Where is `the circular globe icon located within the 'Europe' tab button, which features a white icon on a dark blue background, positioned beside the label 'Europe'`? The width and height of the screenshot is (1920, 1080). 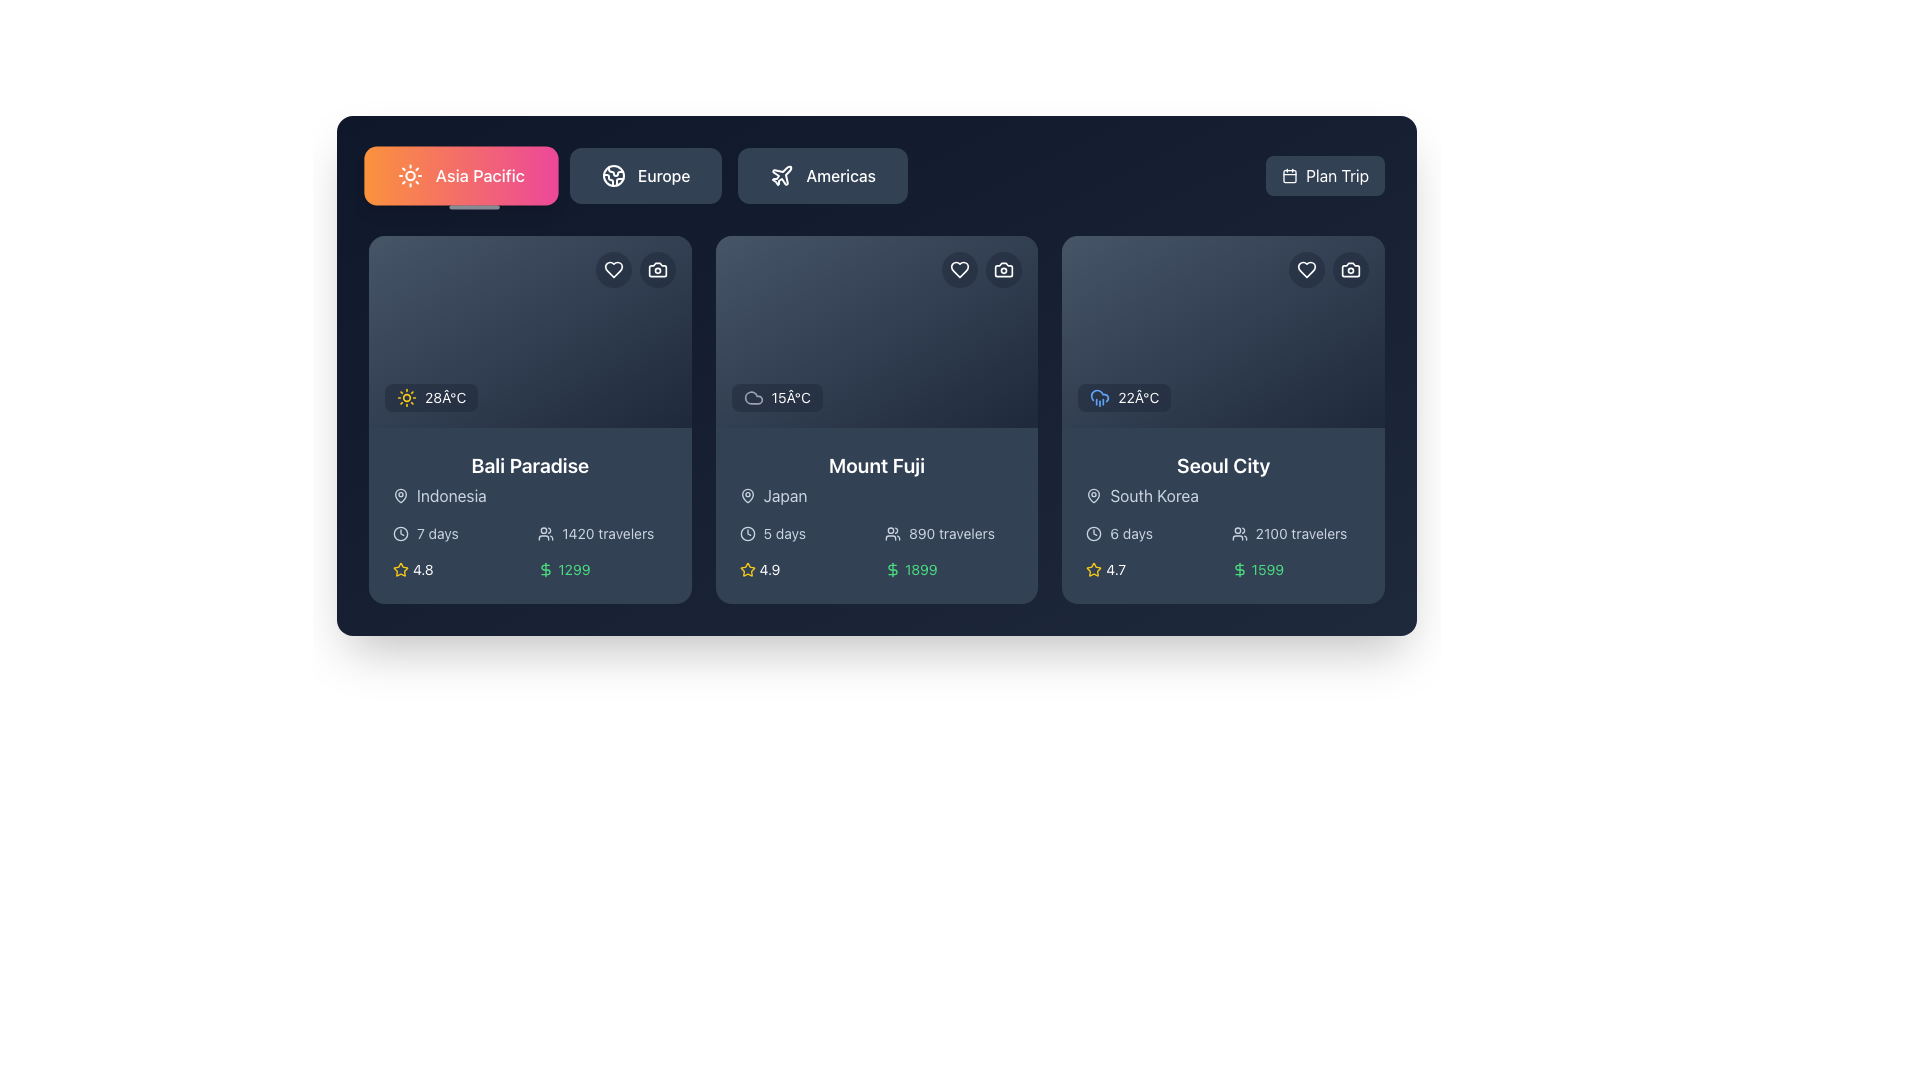
the circular globe icon located within the 'Europe' tab button, which features a white icon on a dark blue background, positioned beside the label 'Europe' is located at coordinates (613, 175).